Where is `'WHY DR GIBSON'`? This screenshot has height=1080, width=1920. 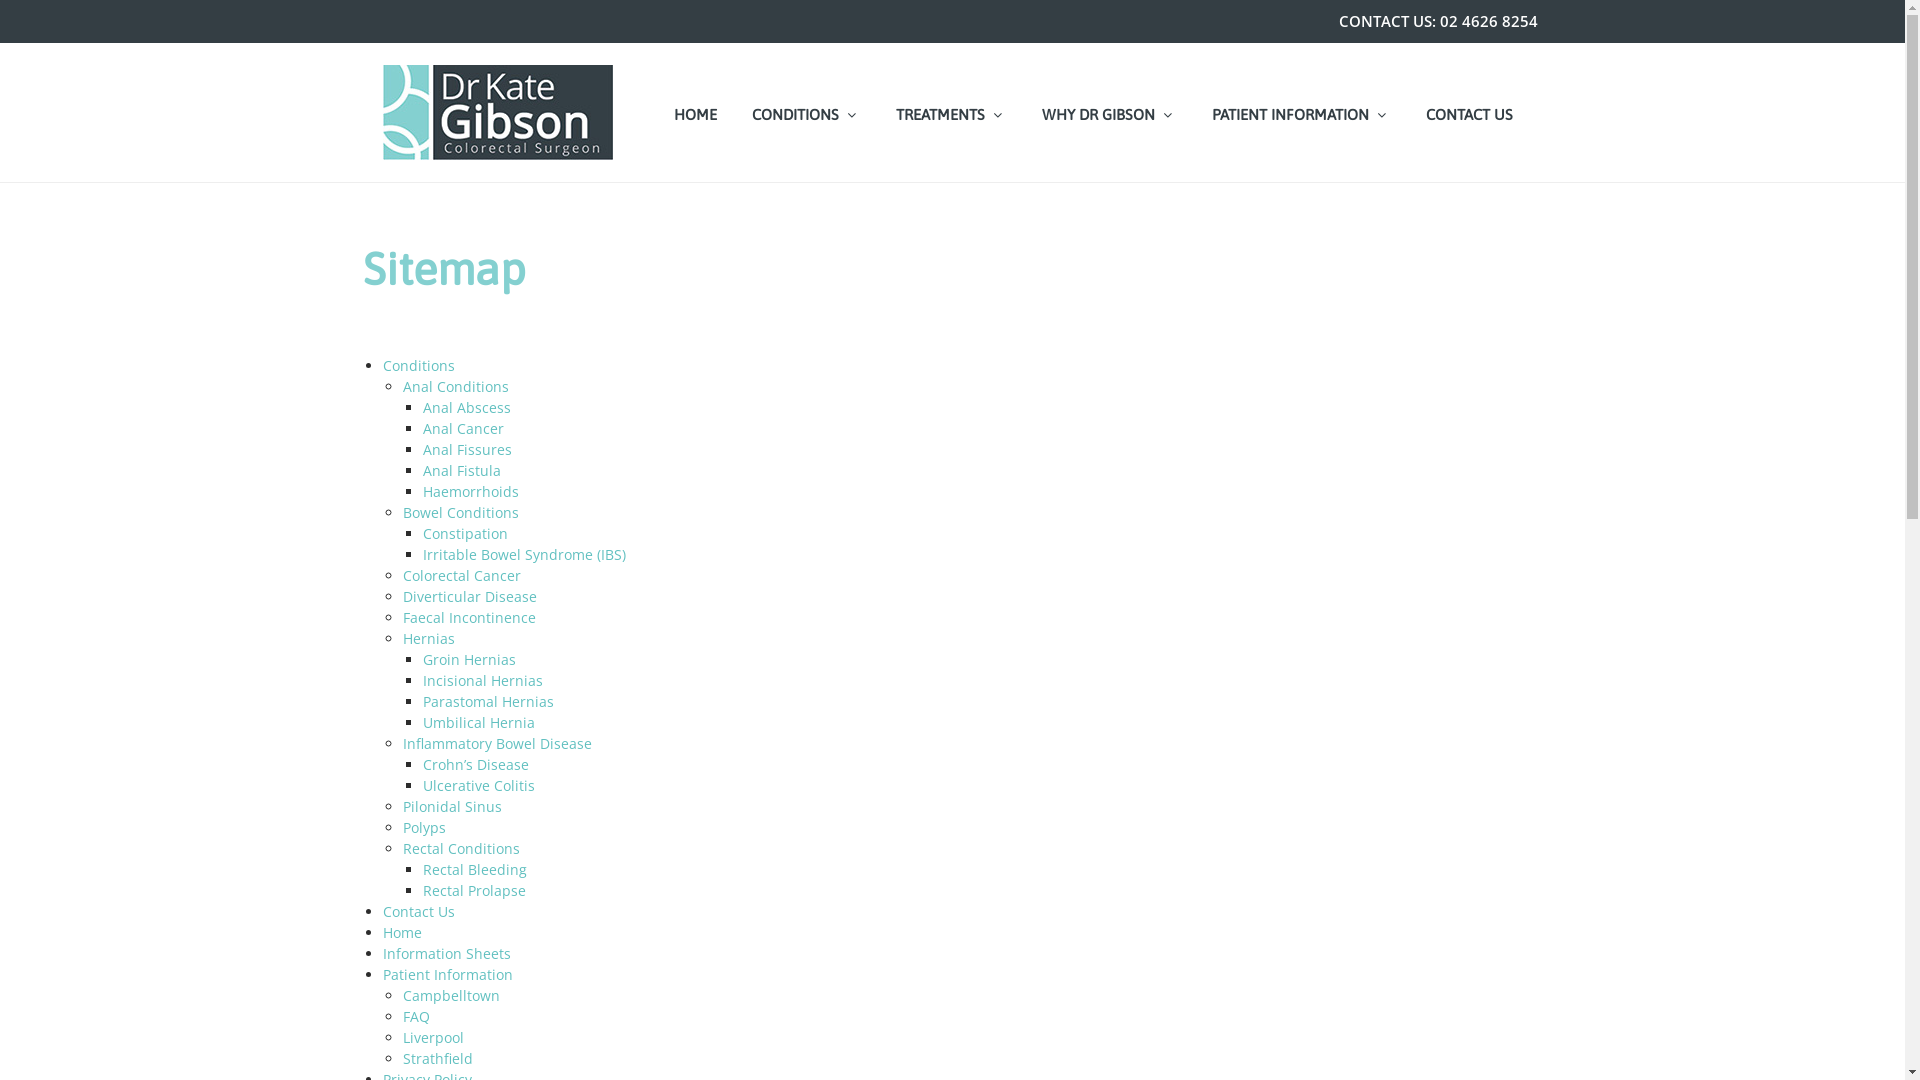
'WHY DR GIBSON' is located at coordinates (1032, 112).